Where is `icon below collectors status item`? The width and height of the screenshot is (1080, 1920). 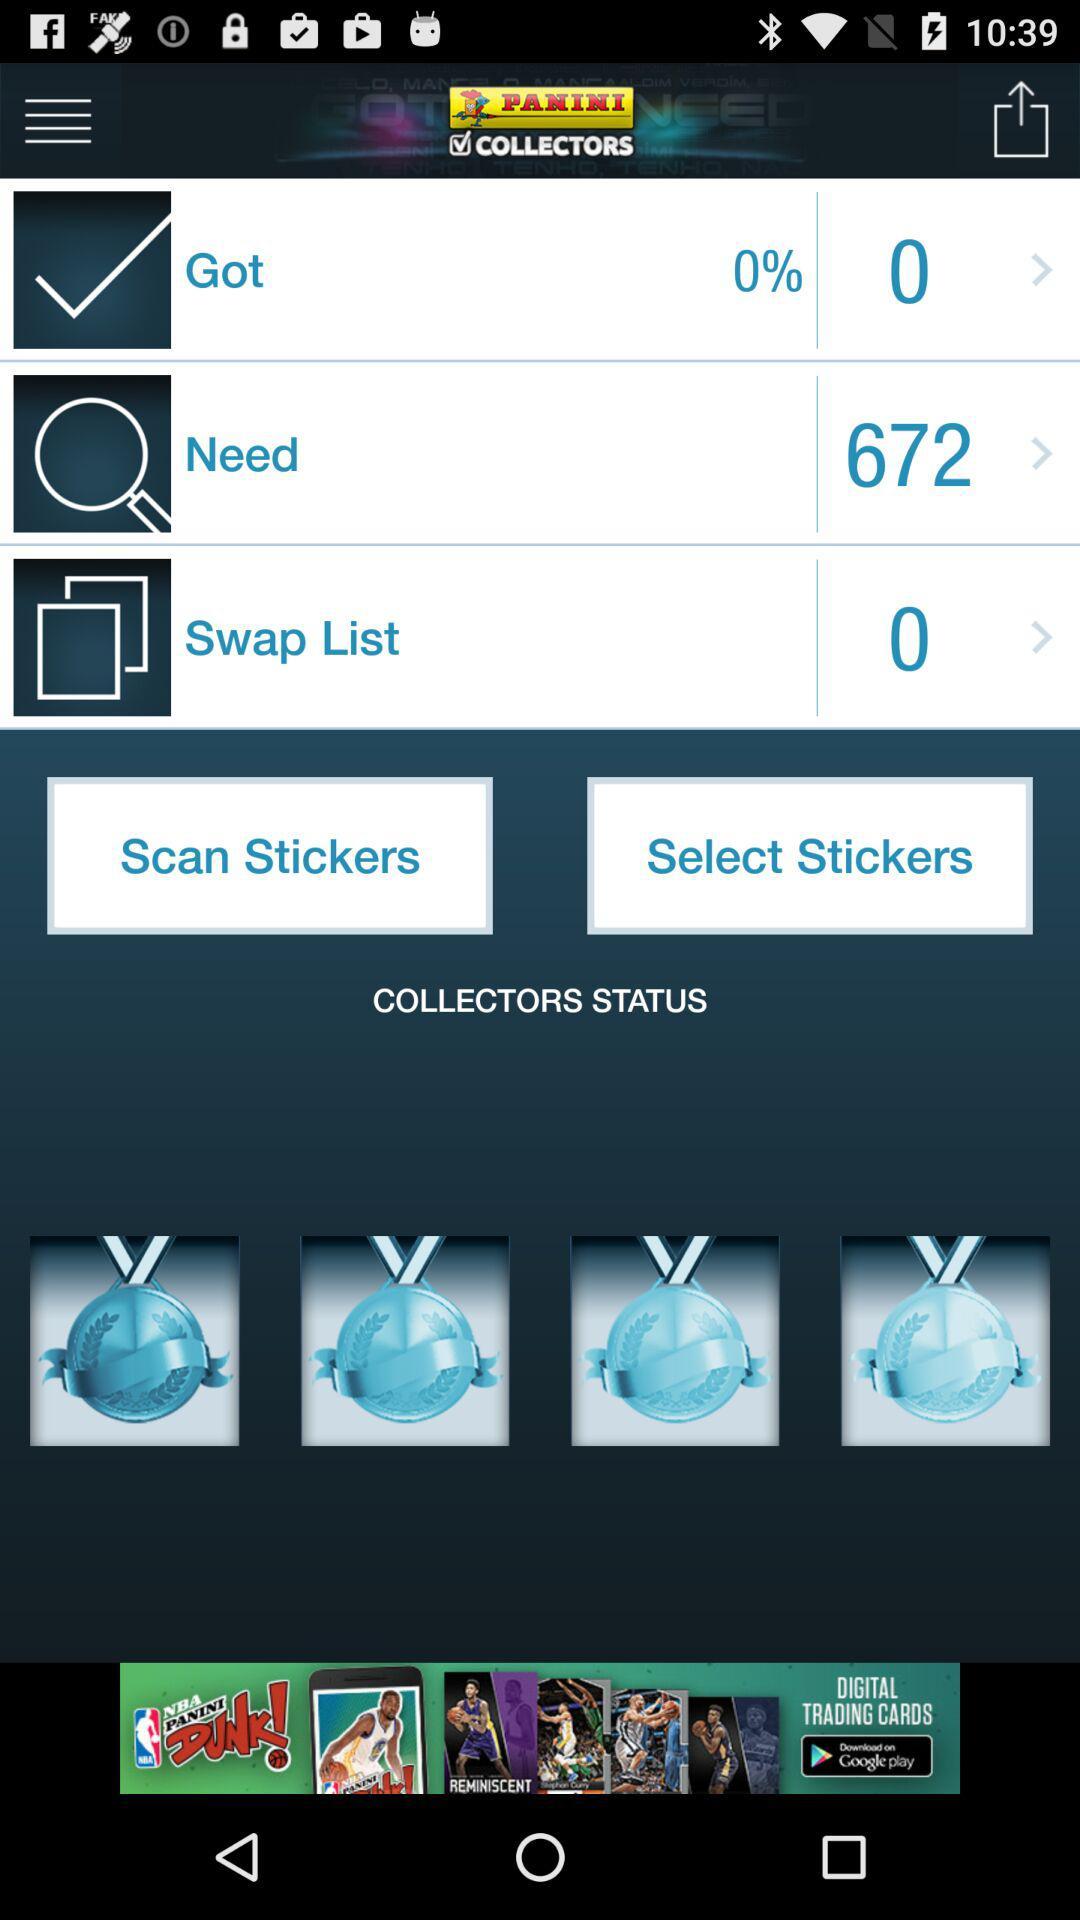 icon below collectors status item is located at coordinates (405, 1340).